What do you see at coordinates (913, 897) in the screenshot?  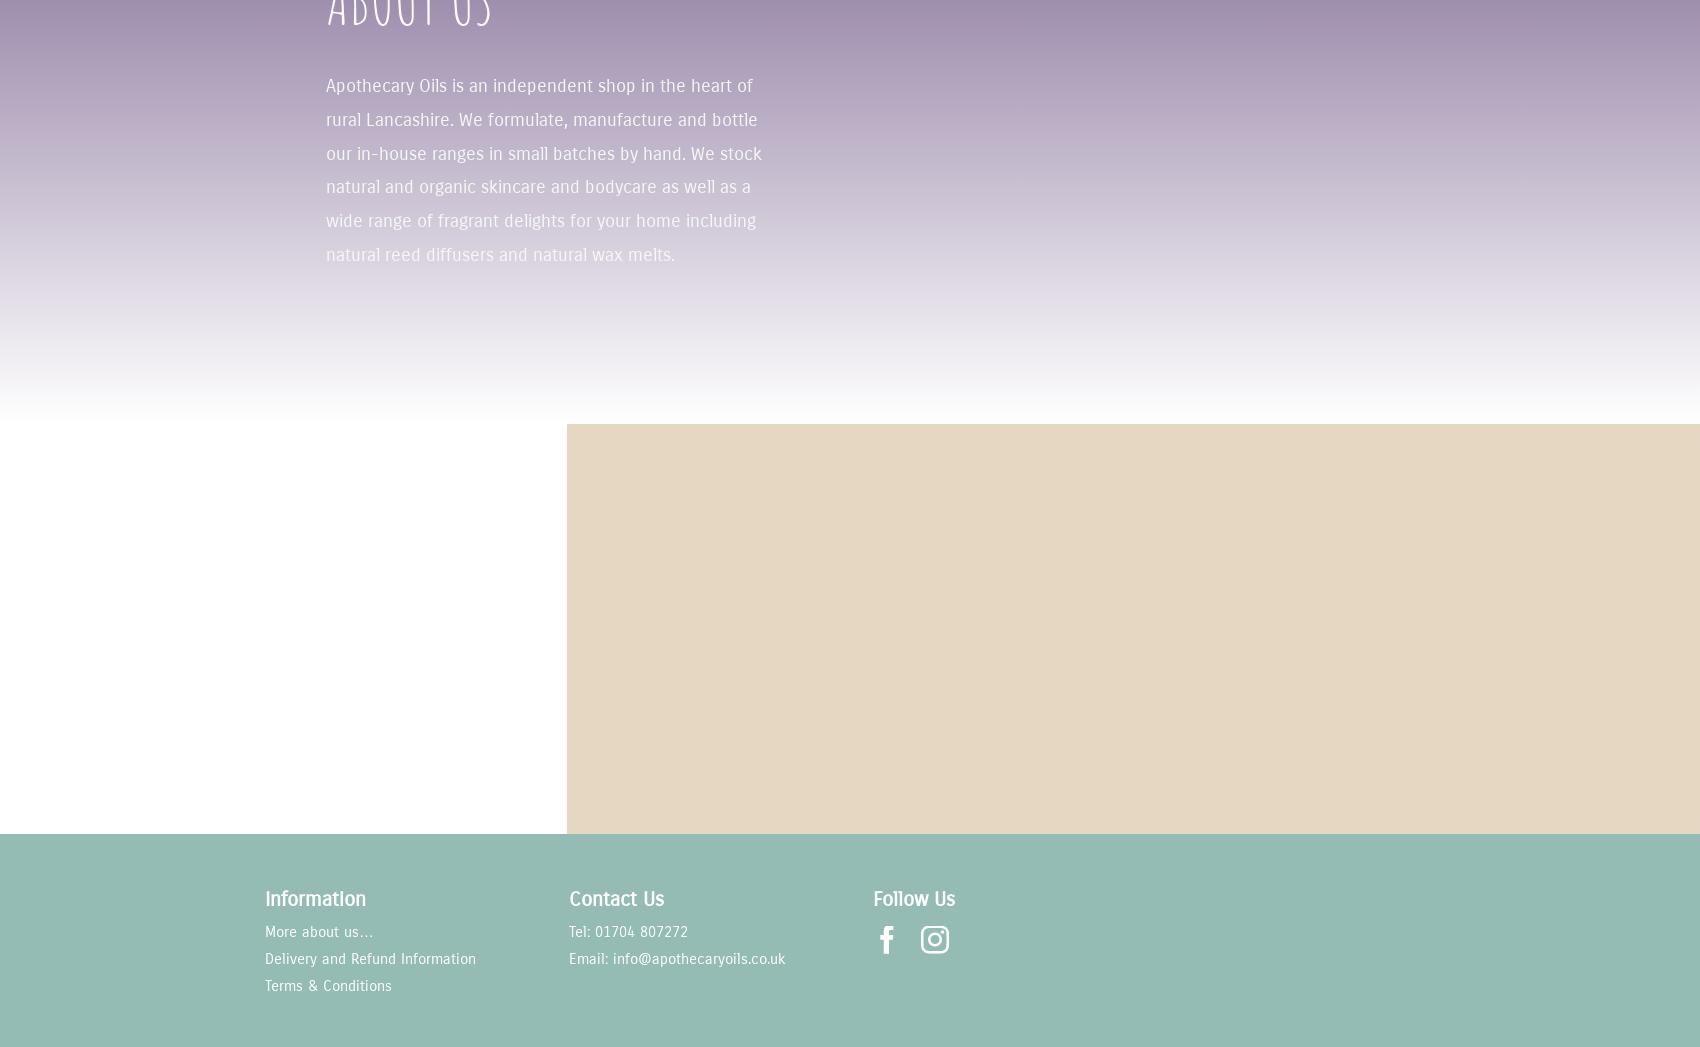 I see `'Follow Us'` at bounding box center [913, 897].